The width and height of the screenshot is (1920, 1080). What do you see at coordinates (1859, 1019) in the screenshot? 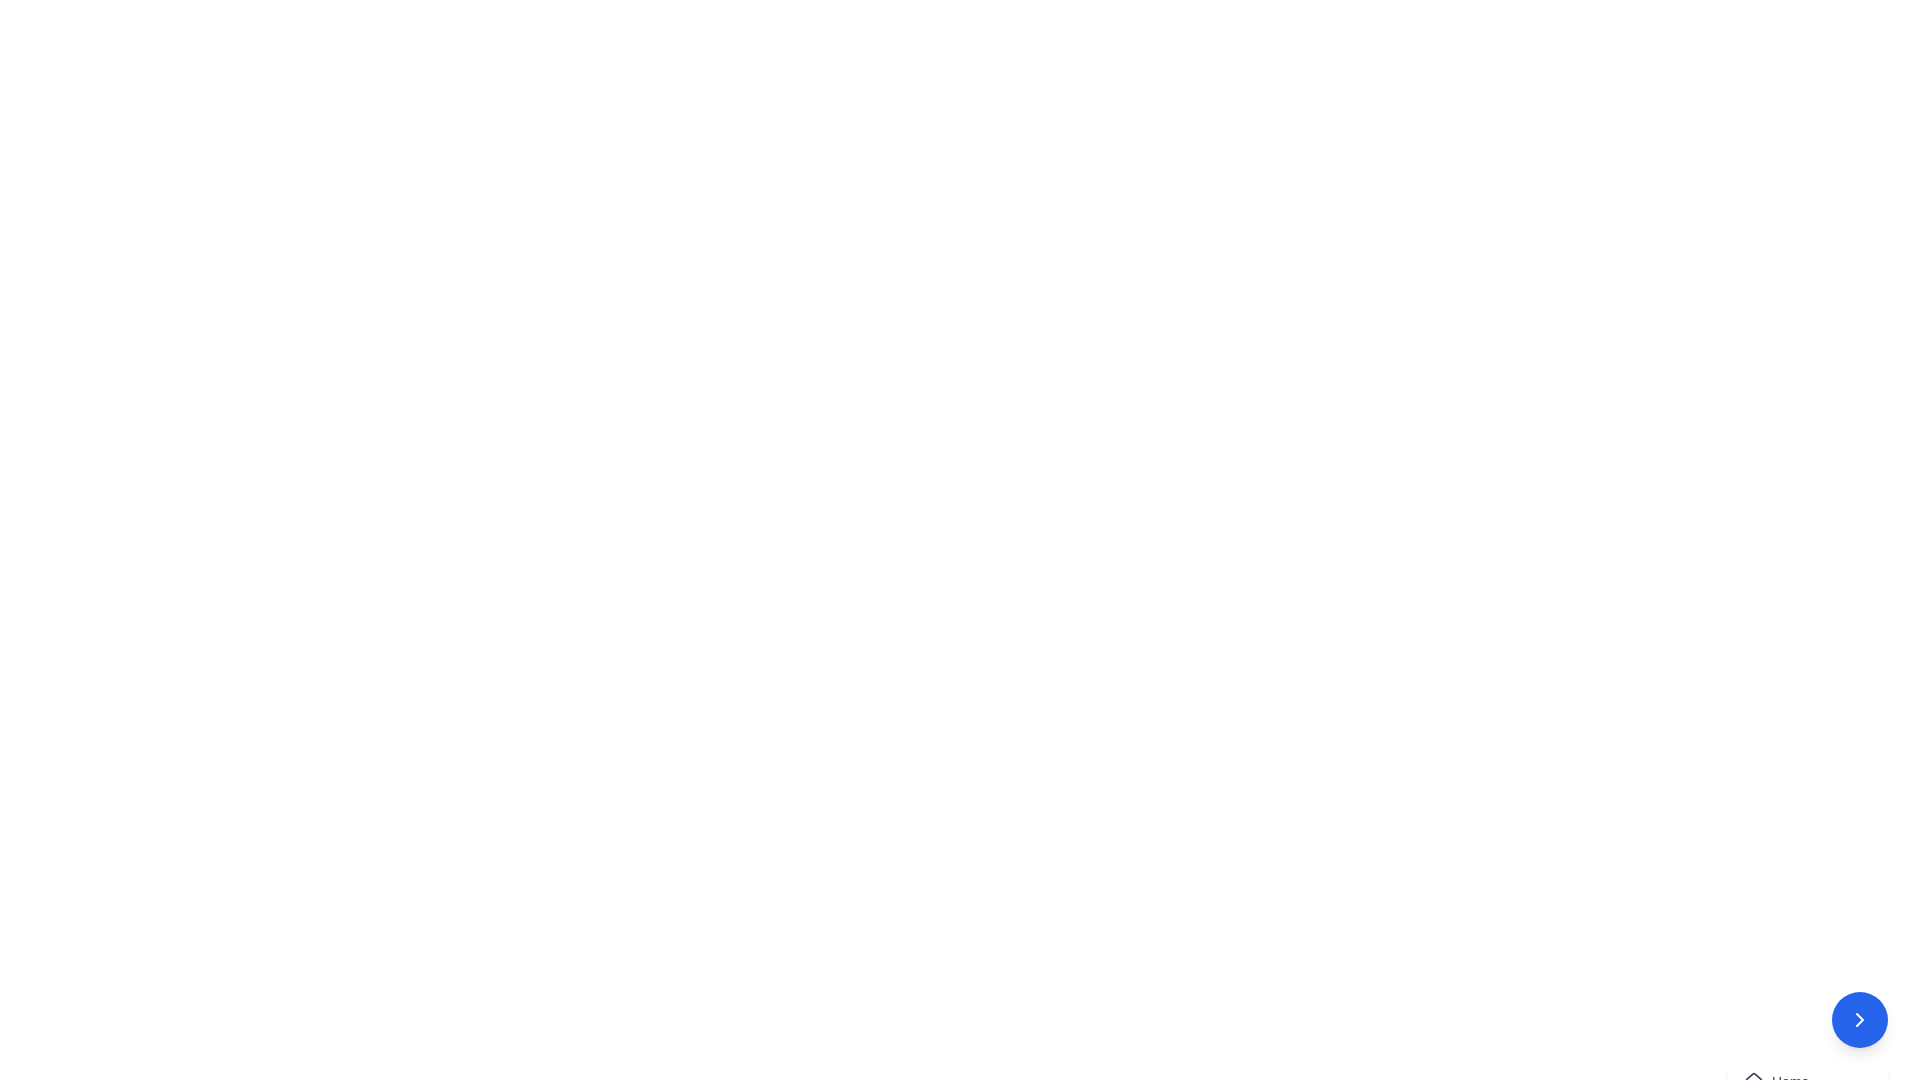
I see `the right-pointing triangular navigational icon located in the bottom-right corner of the interface, which is set against a circular blue background` at bounding box center [1859, 1019].